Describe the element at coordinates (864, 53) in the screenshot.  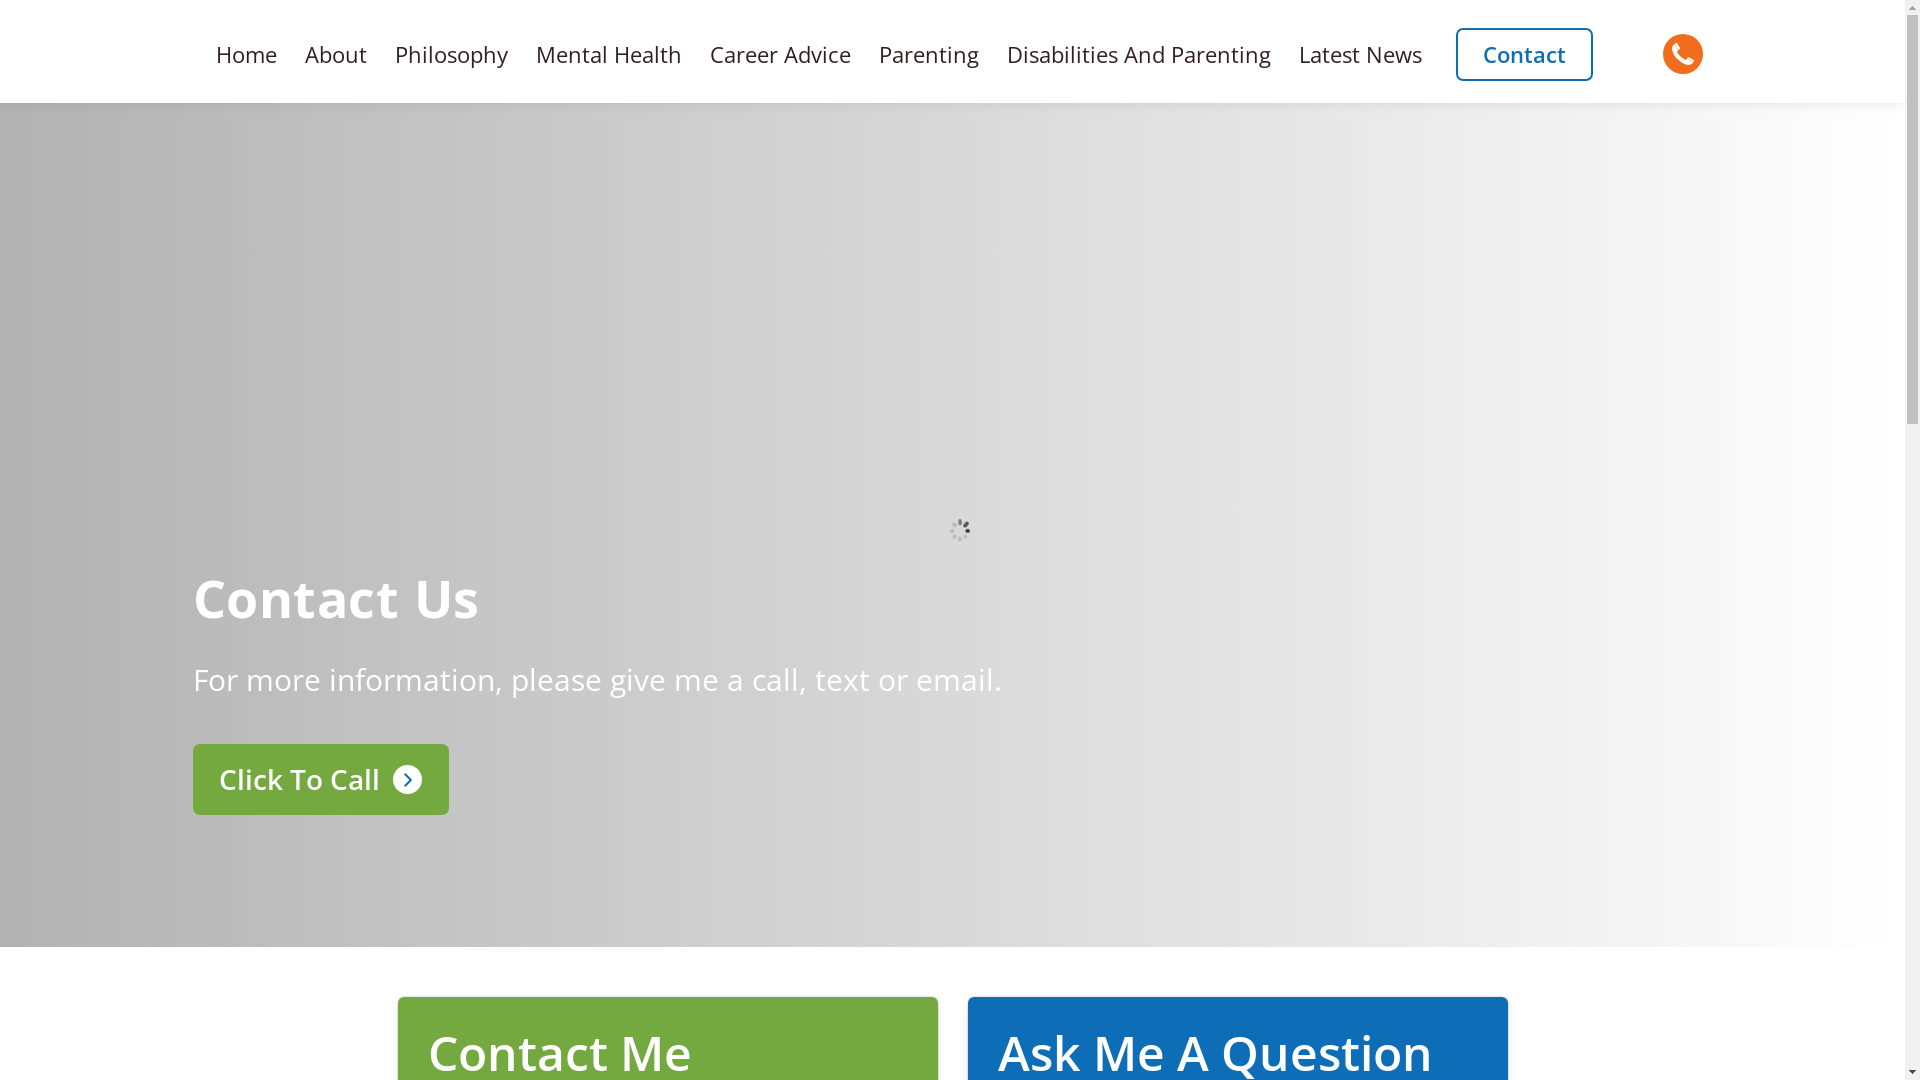
I see `'Parenting'` at that location.